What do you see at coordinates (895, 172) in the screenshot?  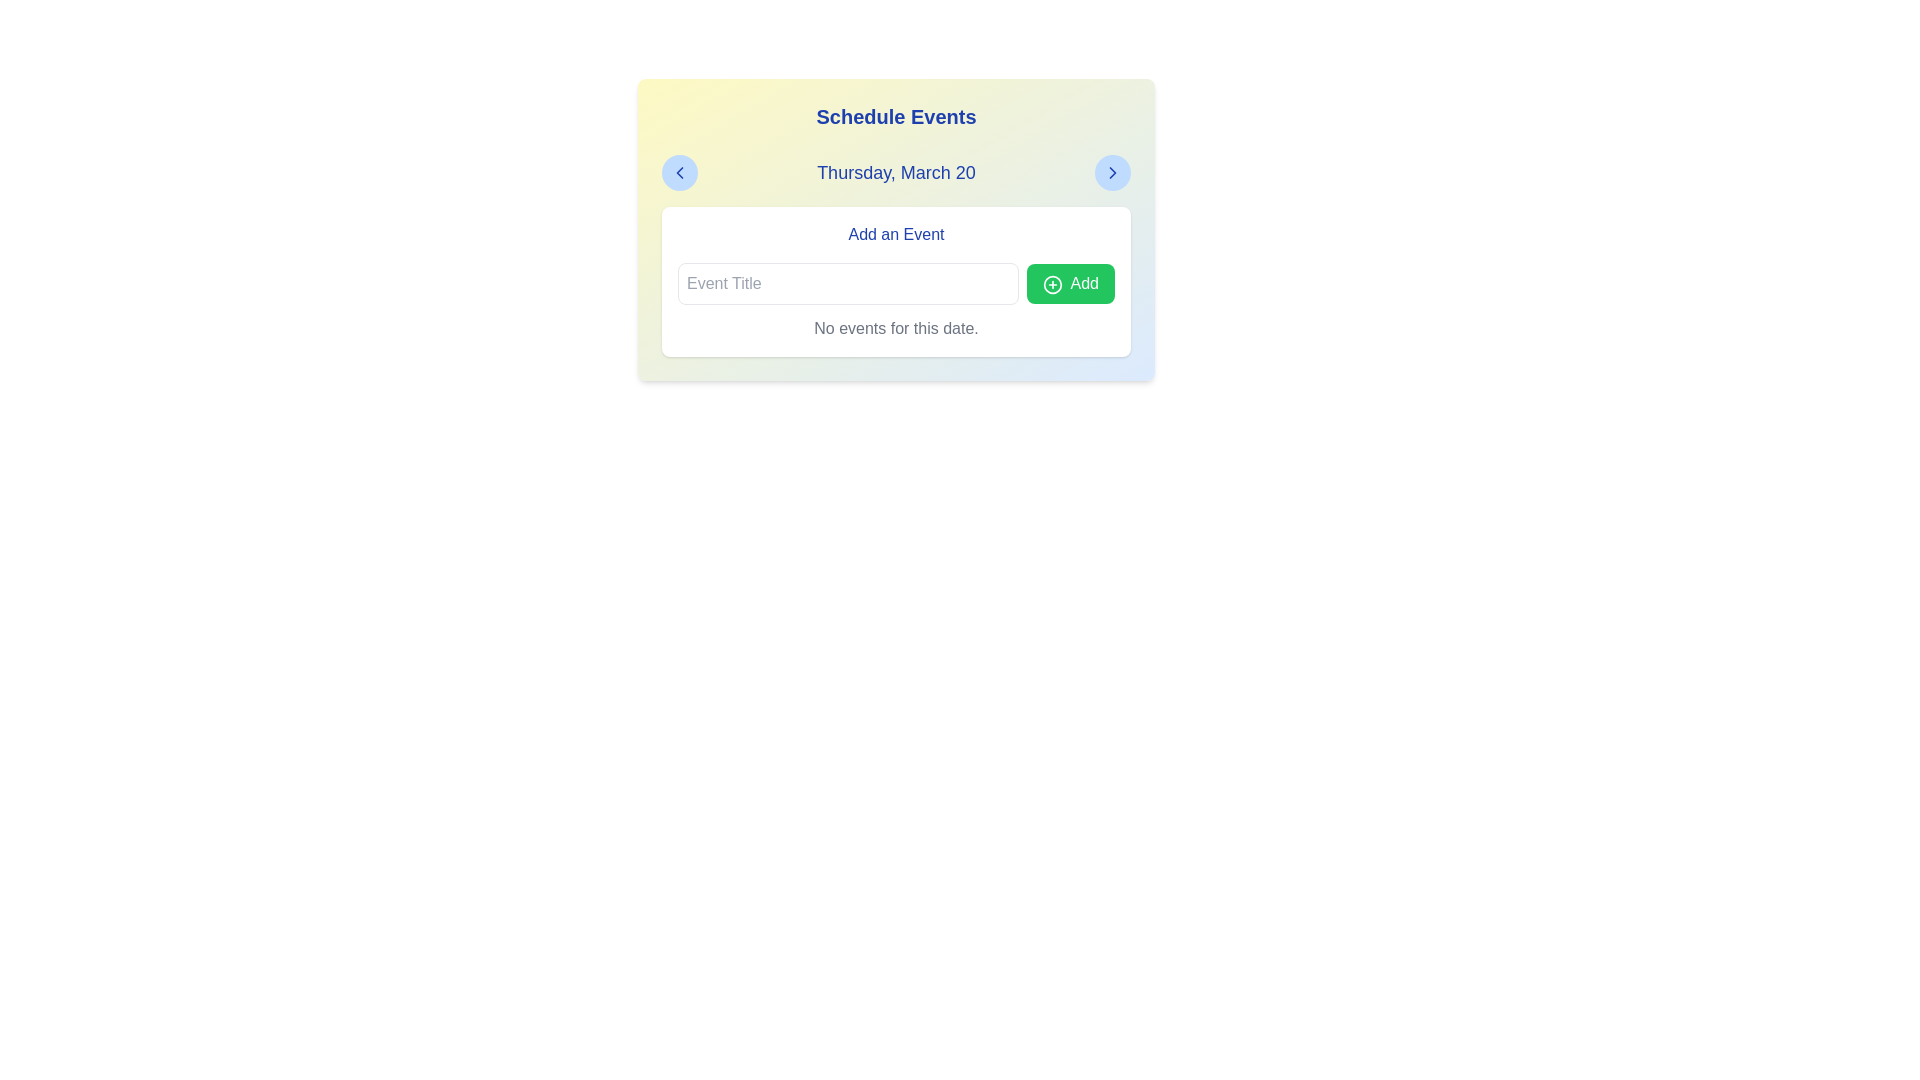 I see `the Text label that displays the currently selected date in the calendar interface, positioned below the title 'Schedule Events' and above the events section` at bounding box center [895, 172].